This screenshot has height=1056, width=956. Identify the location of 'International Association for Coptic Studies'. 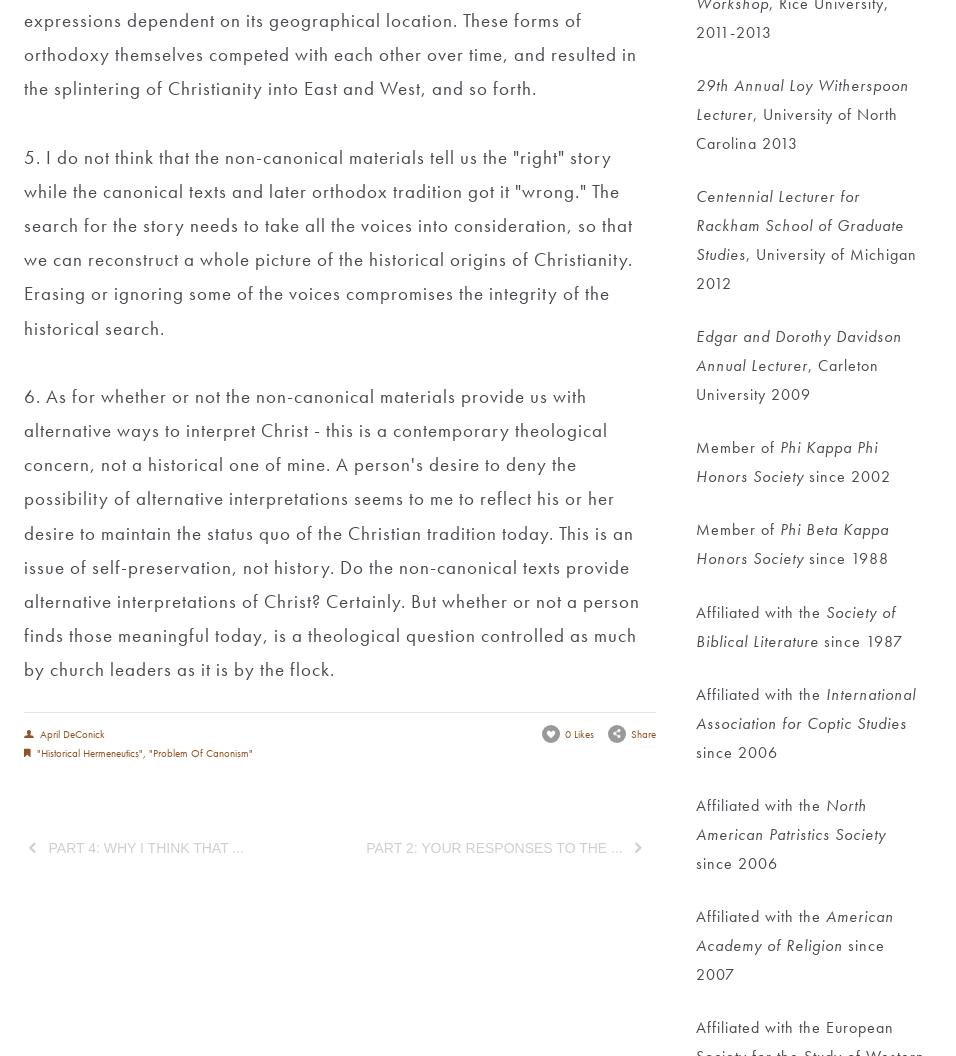
(807, 708).